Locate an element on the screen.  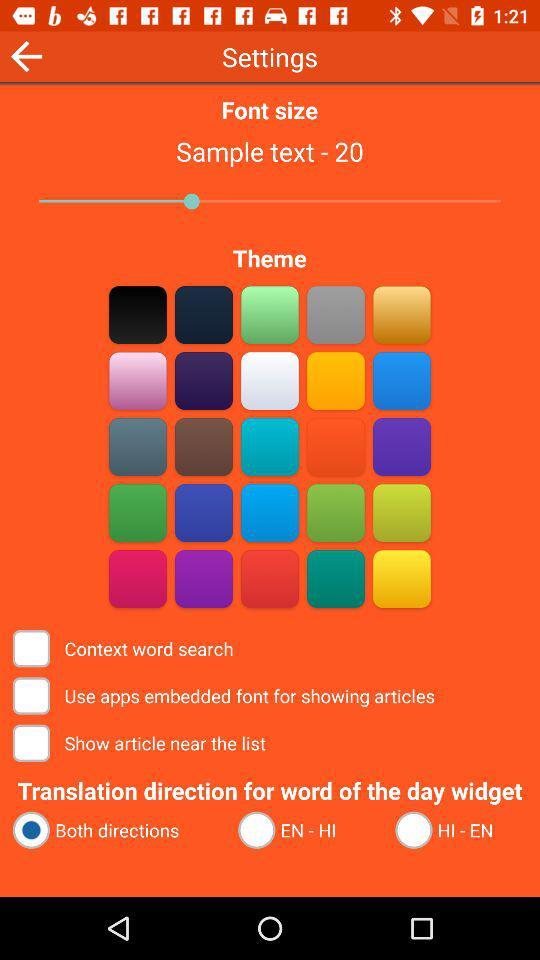
the show article near icon is located at coordinates (140, 742).